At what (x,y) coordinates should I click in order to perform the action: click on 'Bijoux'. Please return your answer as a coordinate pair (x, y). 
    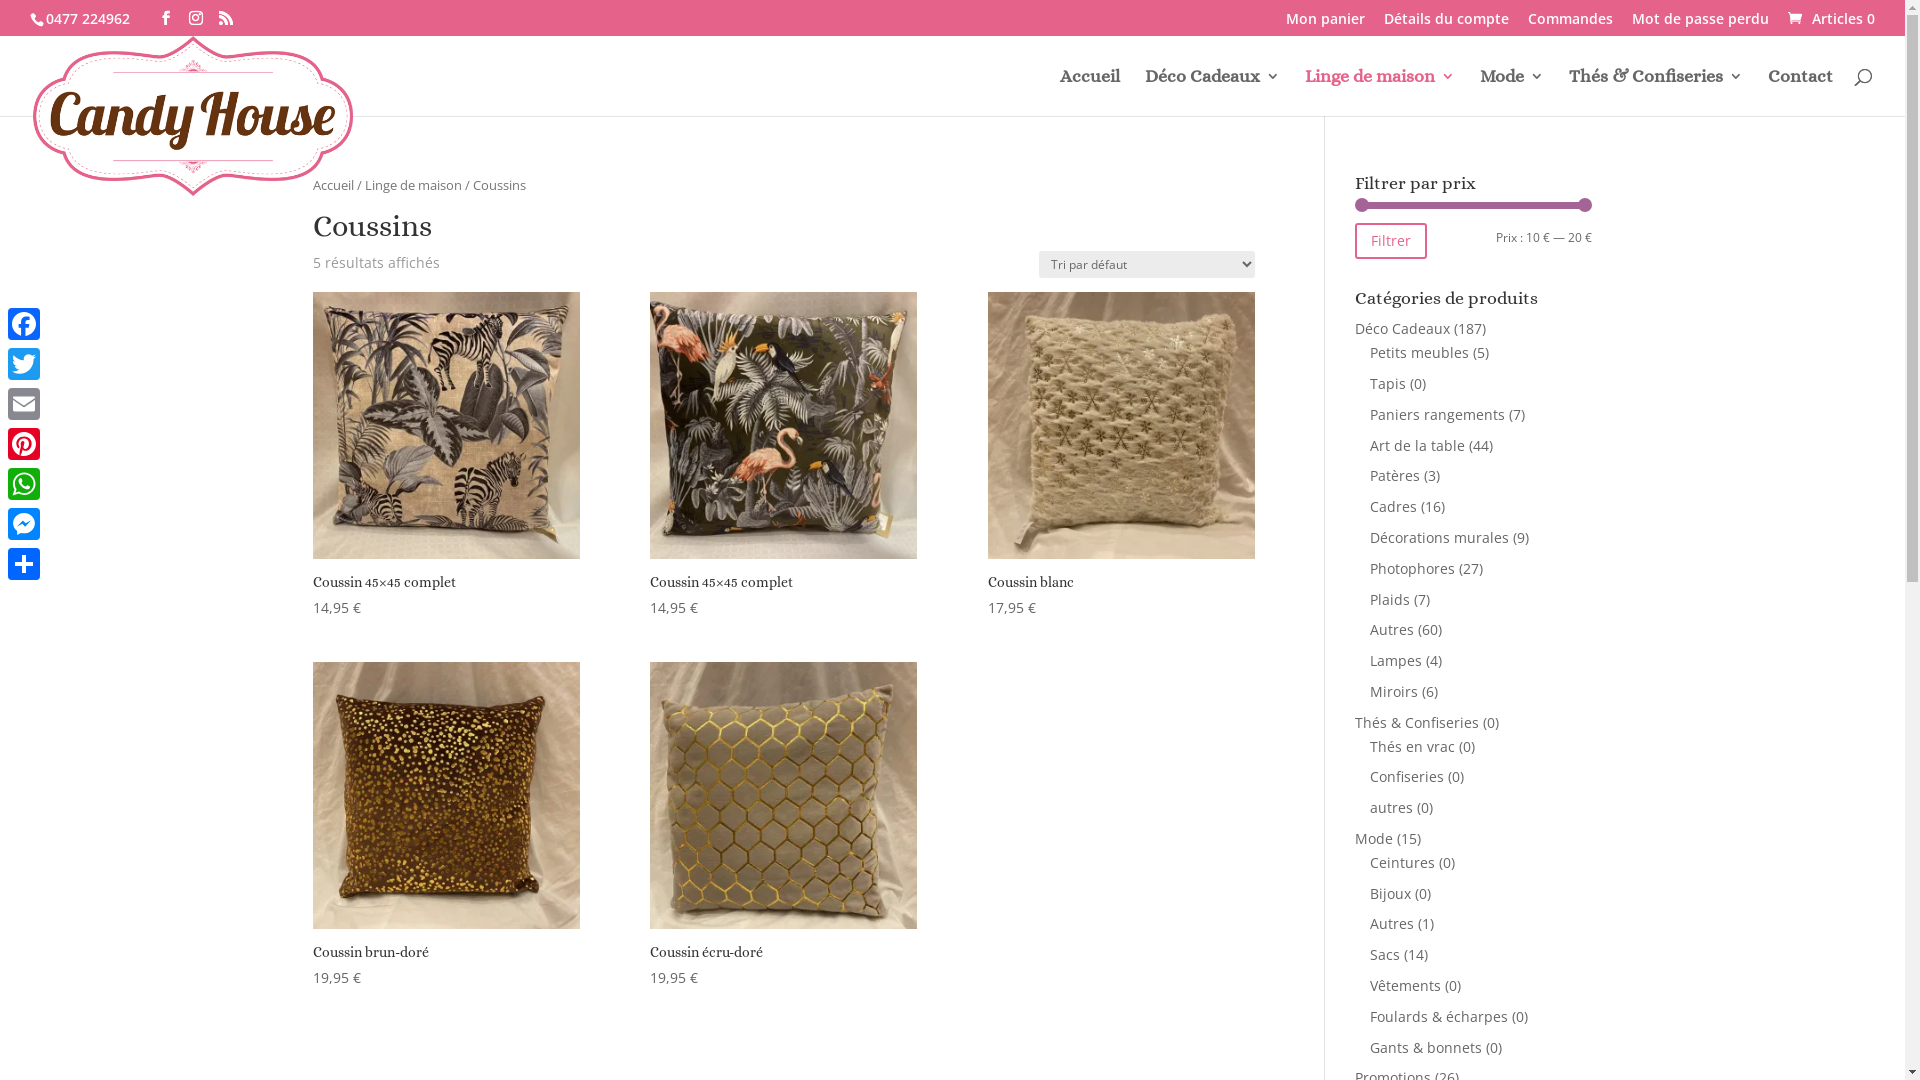
    Looking at the image, I should click on (1389, 892).